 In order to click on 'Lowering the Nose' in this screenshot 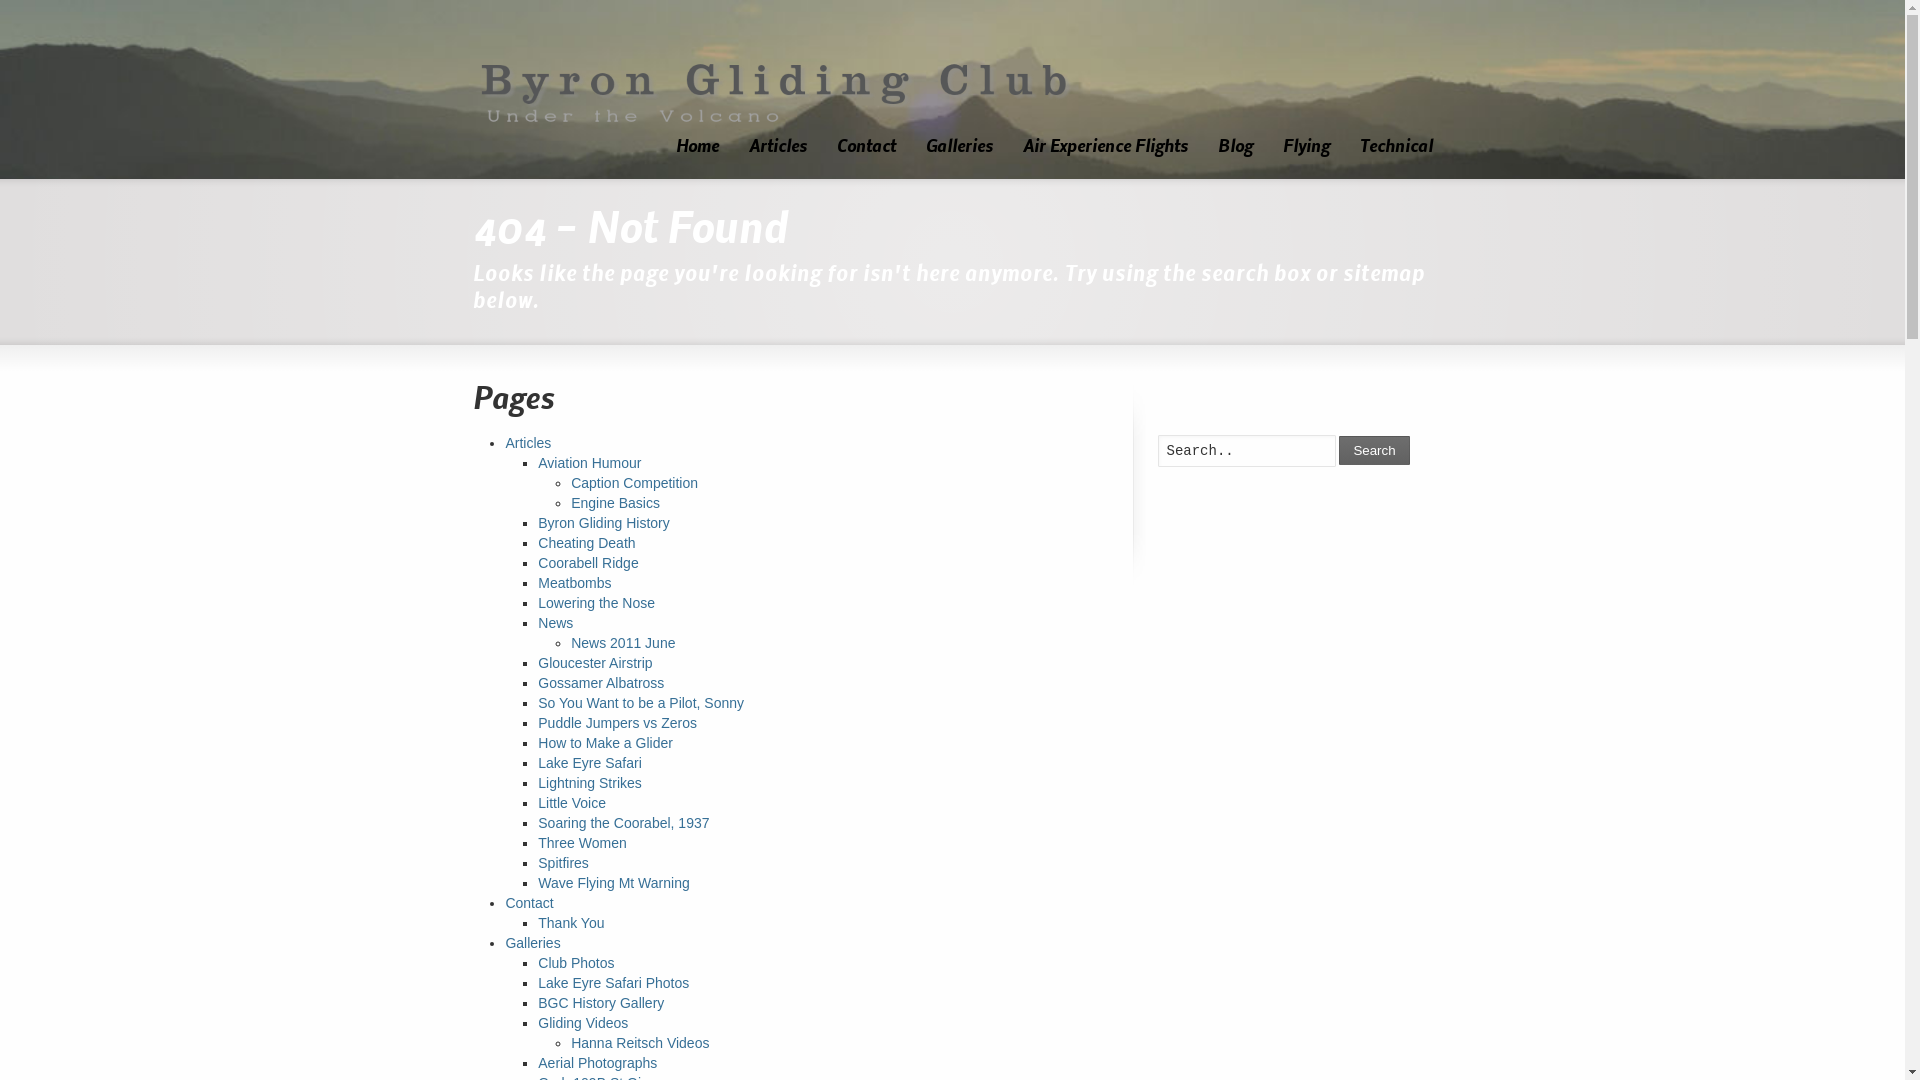, I will do `click(537, 601)`.